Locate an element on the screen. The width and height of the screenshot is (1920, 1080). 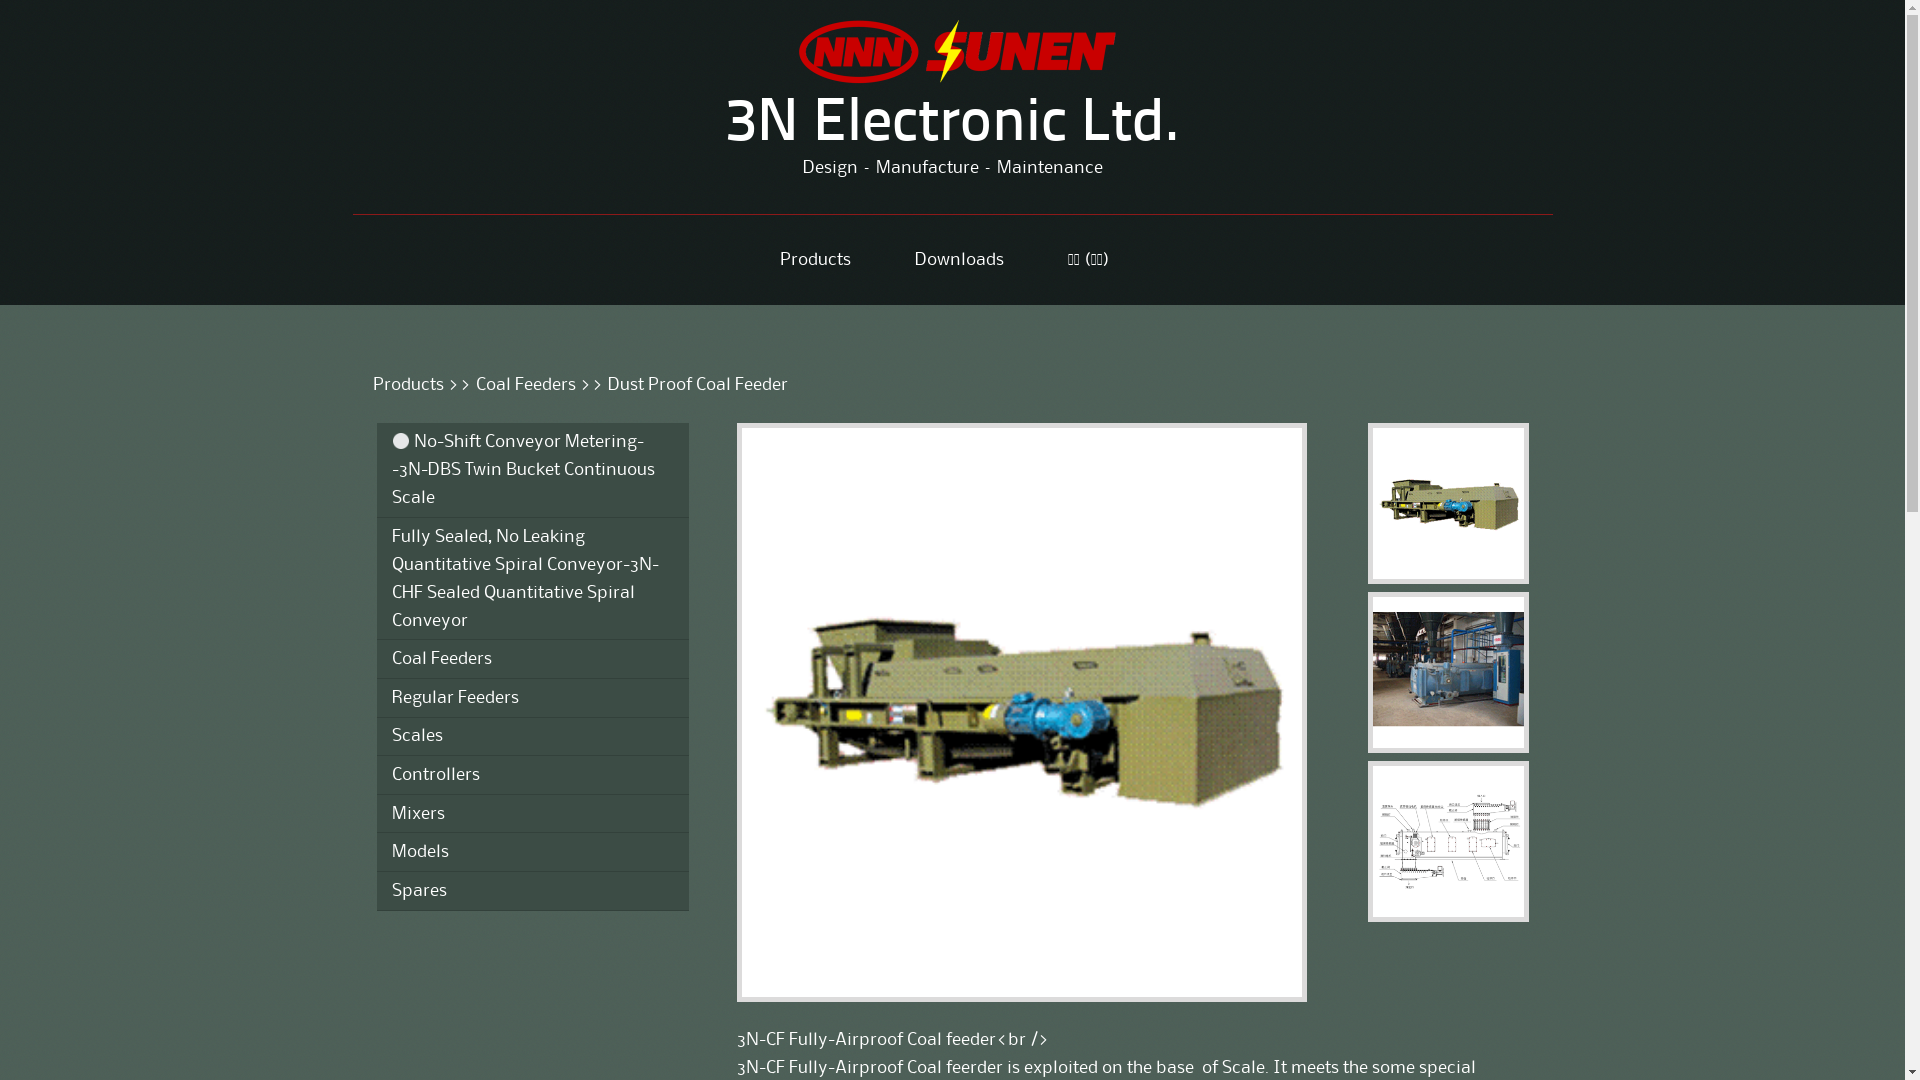
'Models' is located at coordinates (532, 852).